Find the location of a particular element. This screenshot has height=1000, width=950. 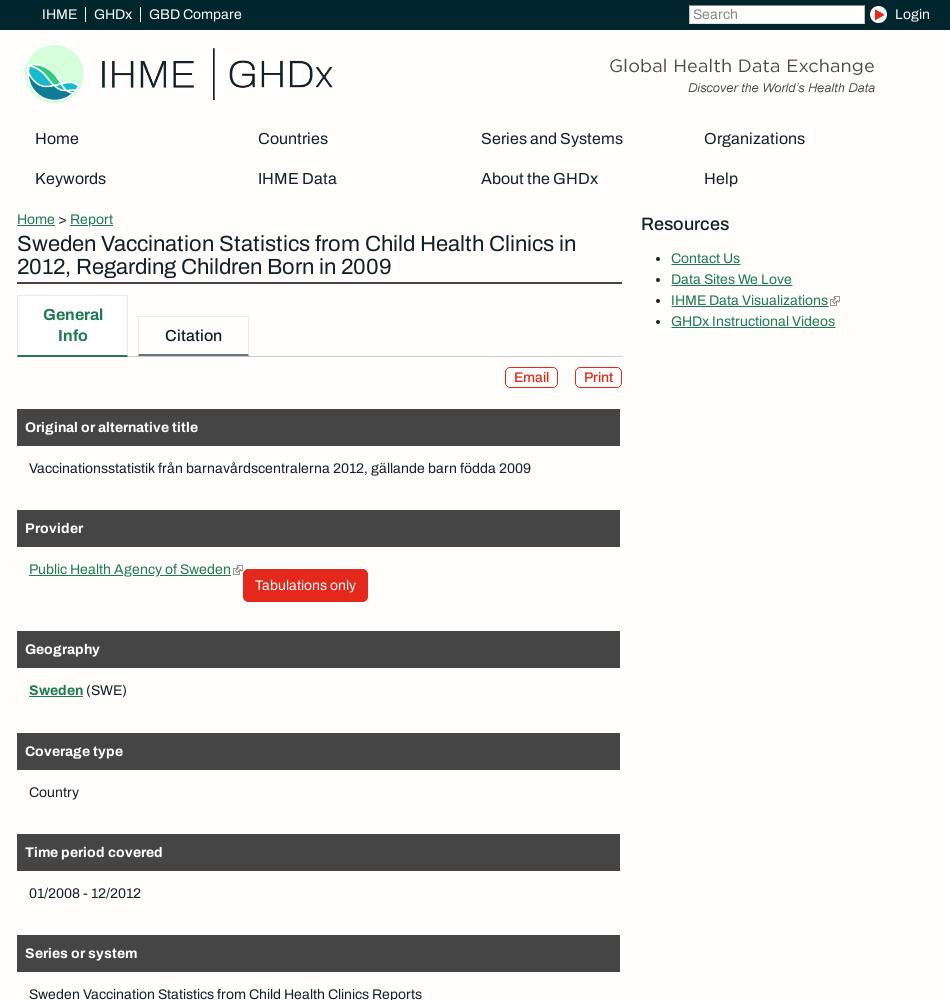

'Sweden' is located at coordinates (55, 689).